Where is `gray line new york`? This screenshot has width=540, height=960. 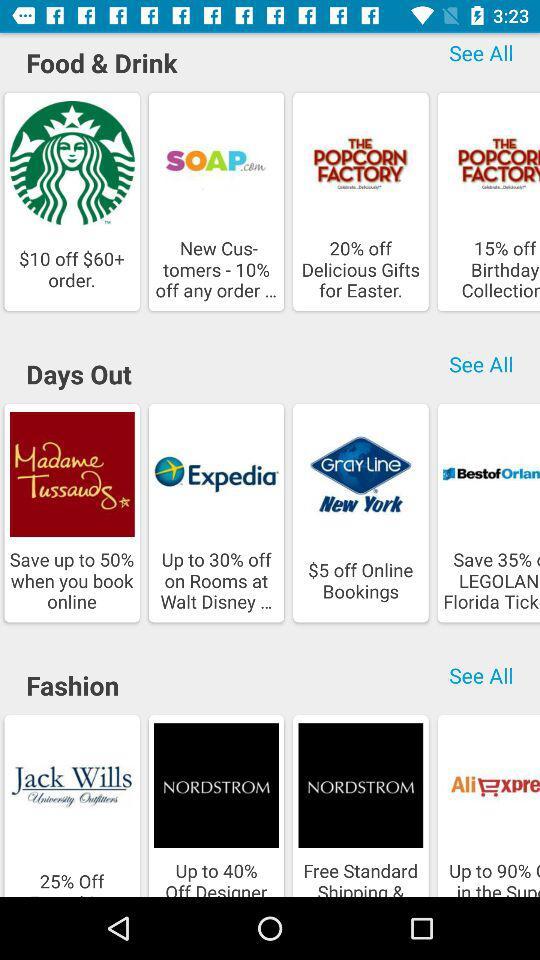 gray line new york is located at coordinates (359, 474).